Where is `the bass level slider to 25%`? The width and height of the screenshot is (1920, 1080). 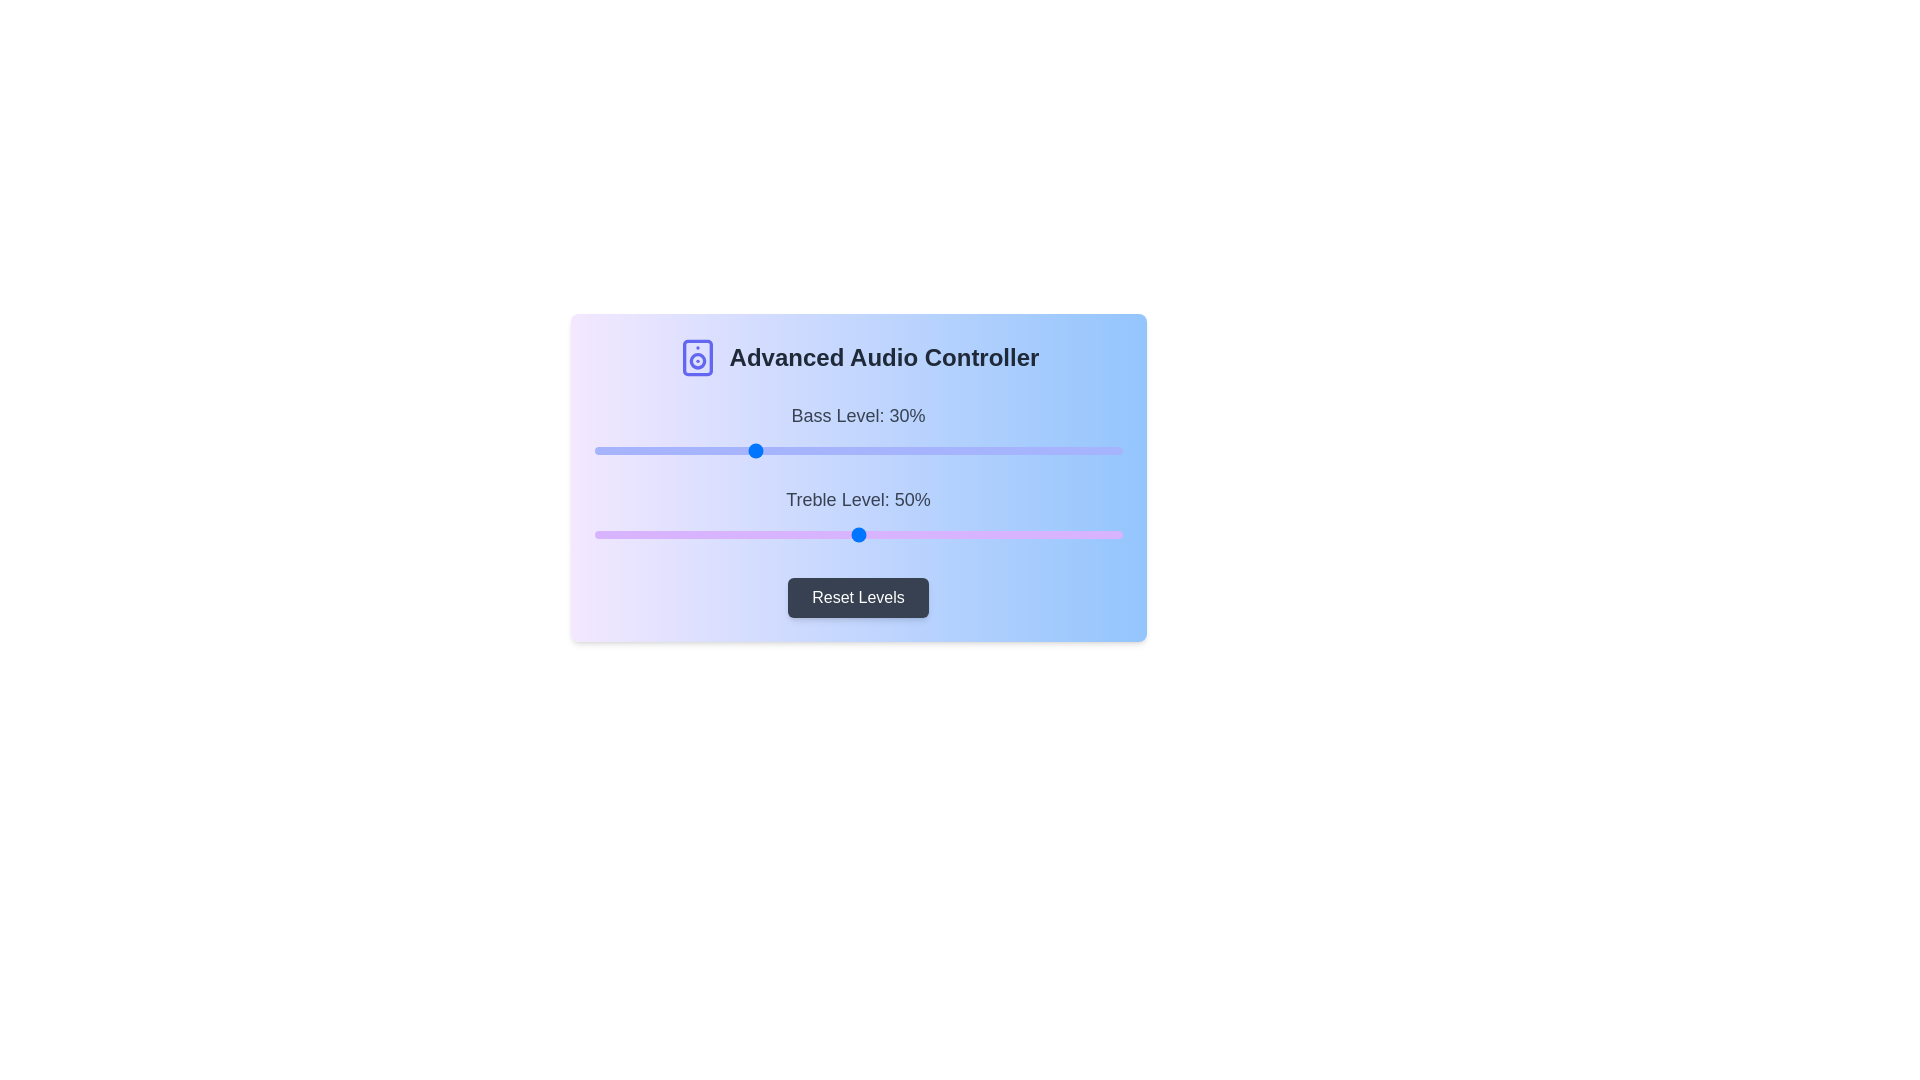
the bass level slider to 25% is located at coordinates (725, 451).